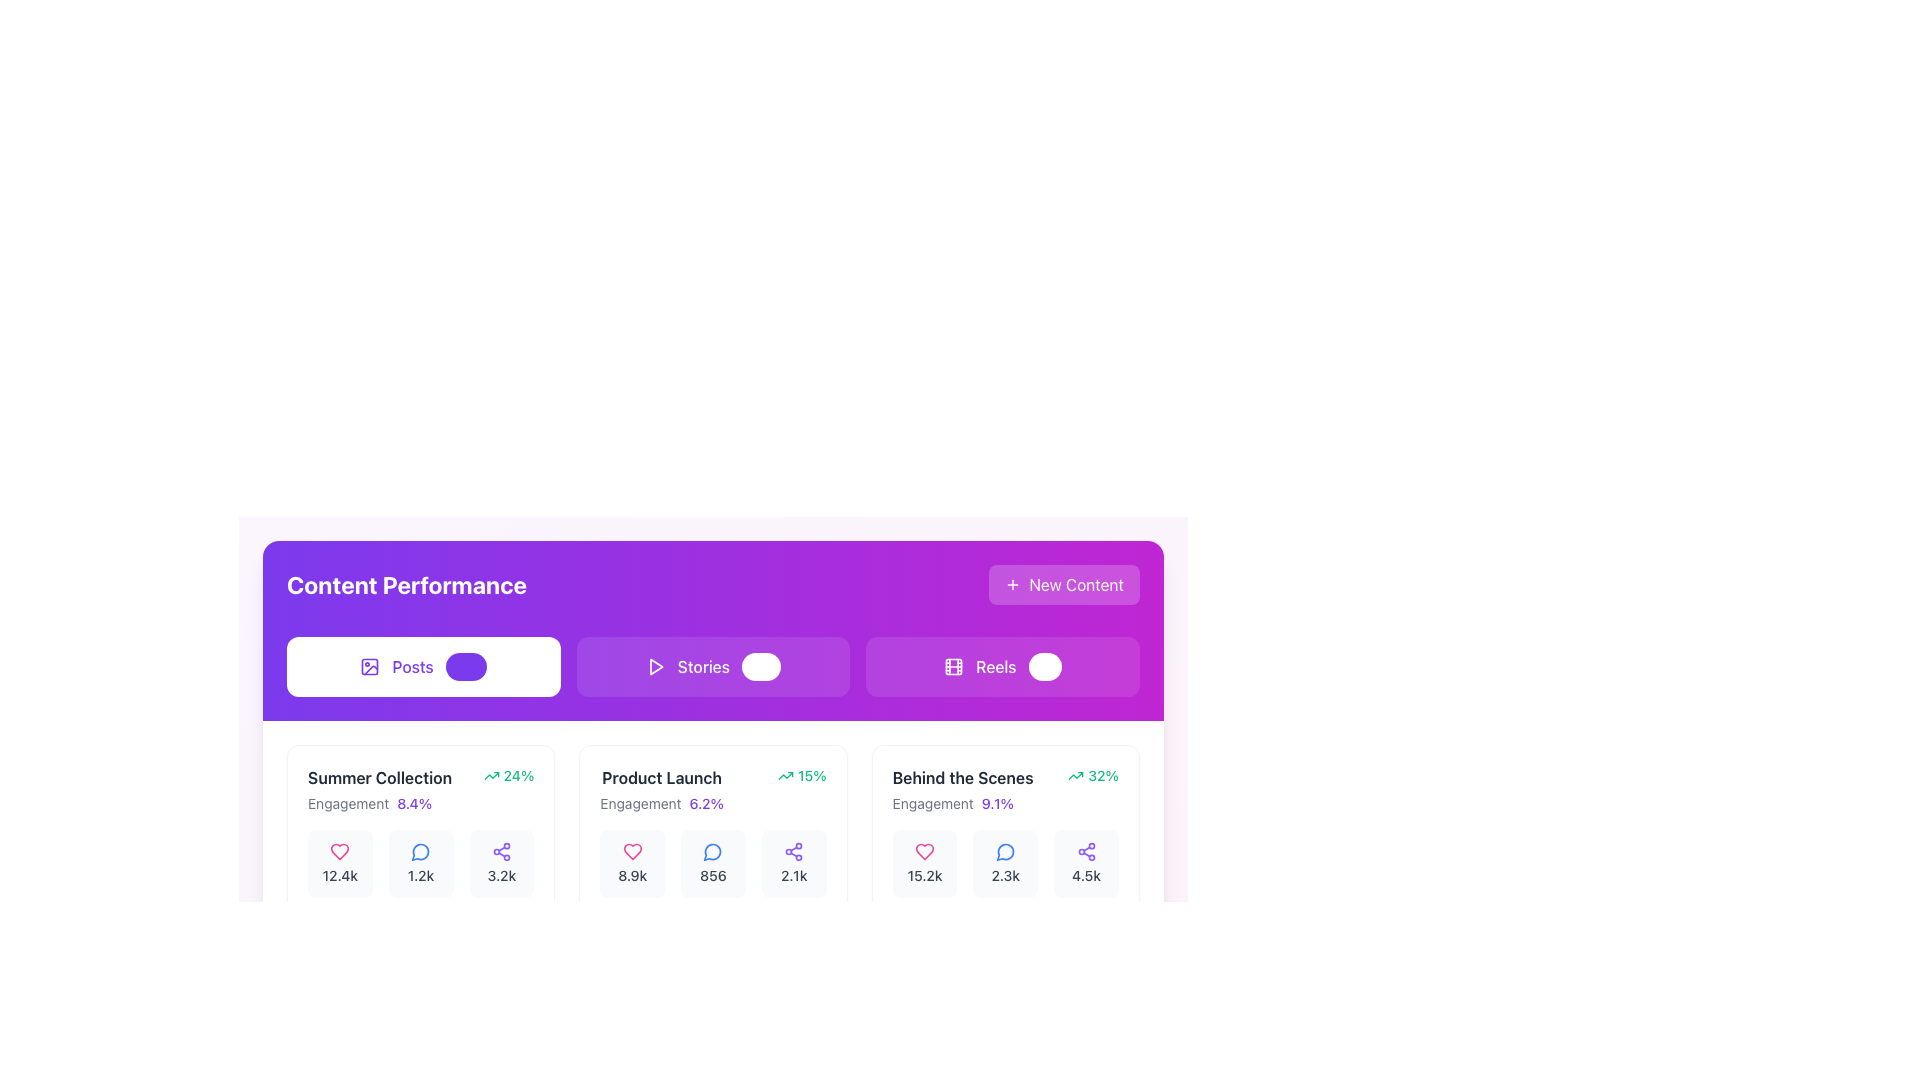 The height and width of the screenshot is (1080, 1920). I want to click on the data display card representing the 'comments' metric under the 'Product Launch' heading, which is the middle card, so click(713, 840).